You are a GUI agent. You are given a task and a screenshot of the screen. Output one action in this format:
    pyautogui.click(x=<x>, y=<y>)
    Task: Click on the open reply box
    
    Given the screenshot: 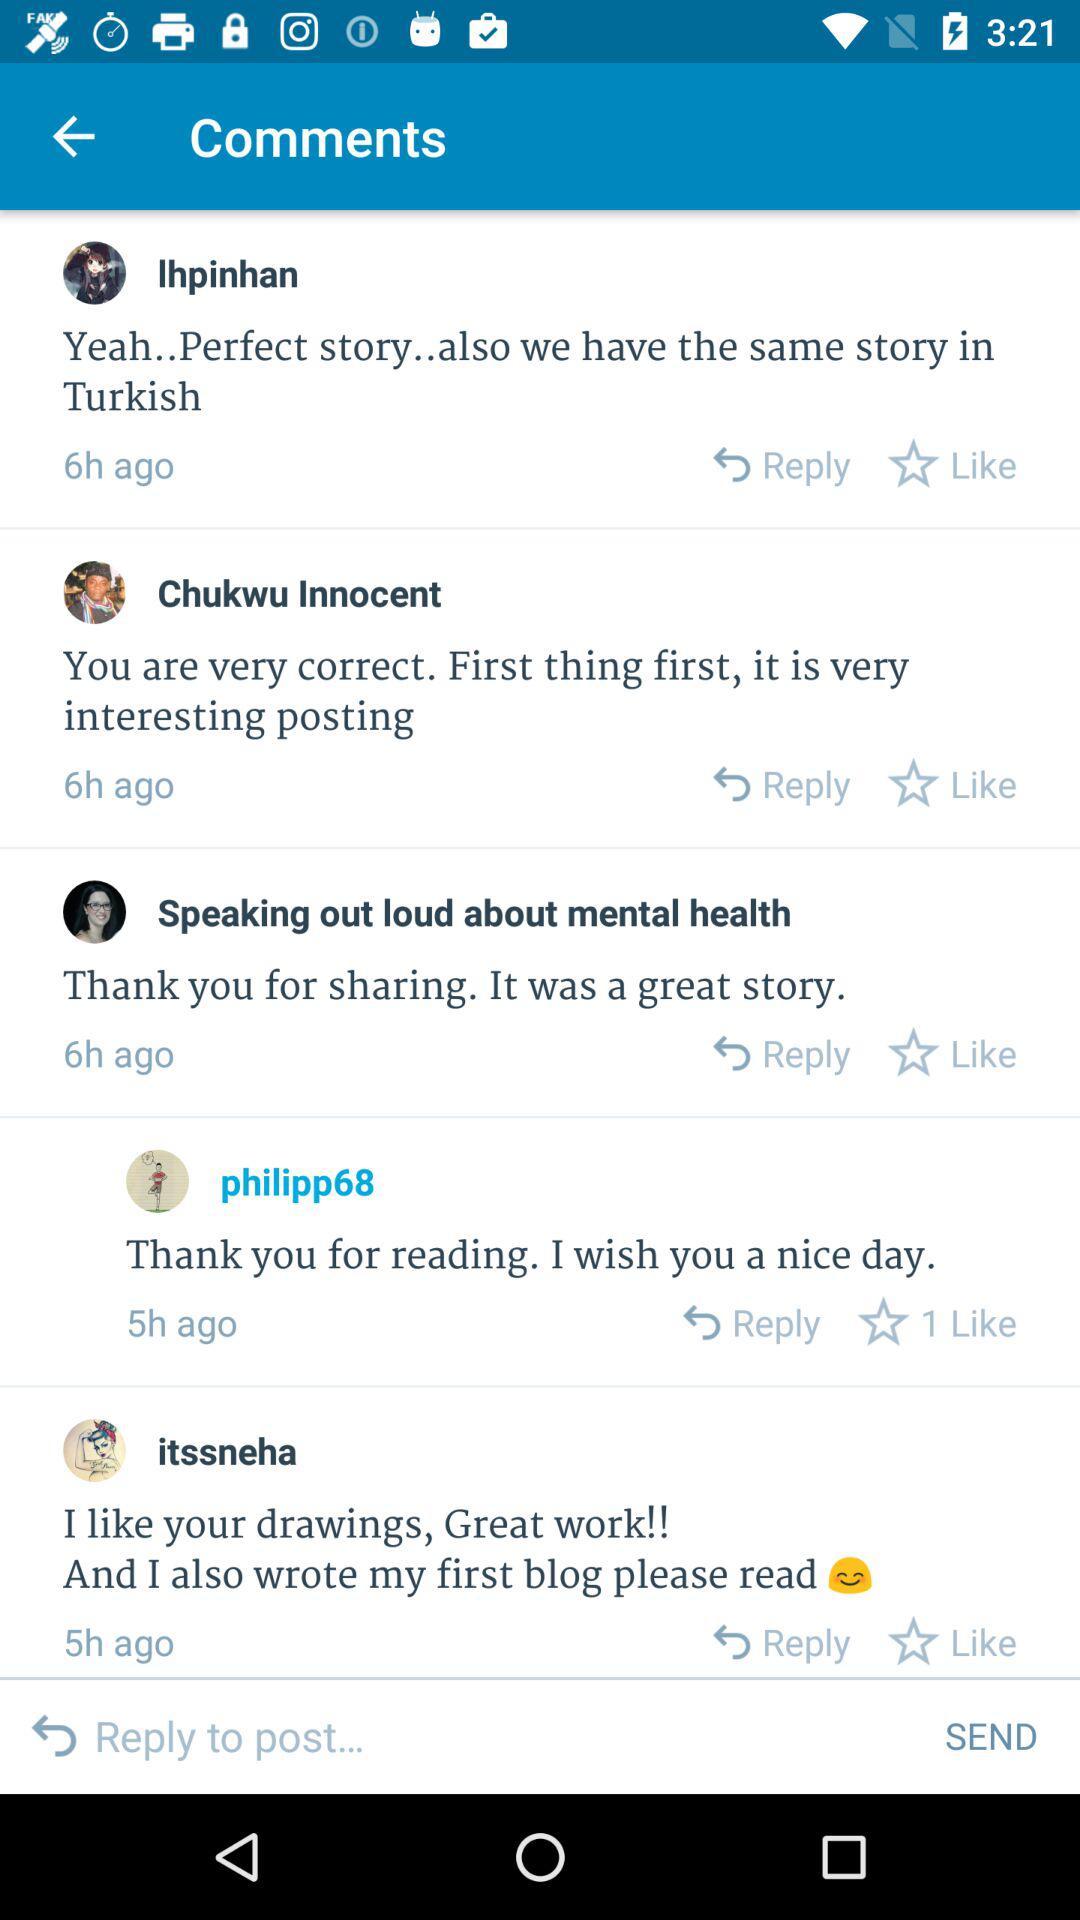 What is the action you would take?
    pyautogui.click(x=730, y=1051)
    